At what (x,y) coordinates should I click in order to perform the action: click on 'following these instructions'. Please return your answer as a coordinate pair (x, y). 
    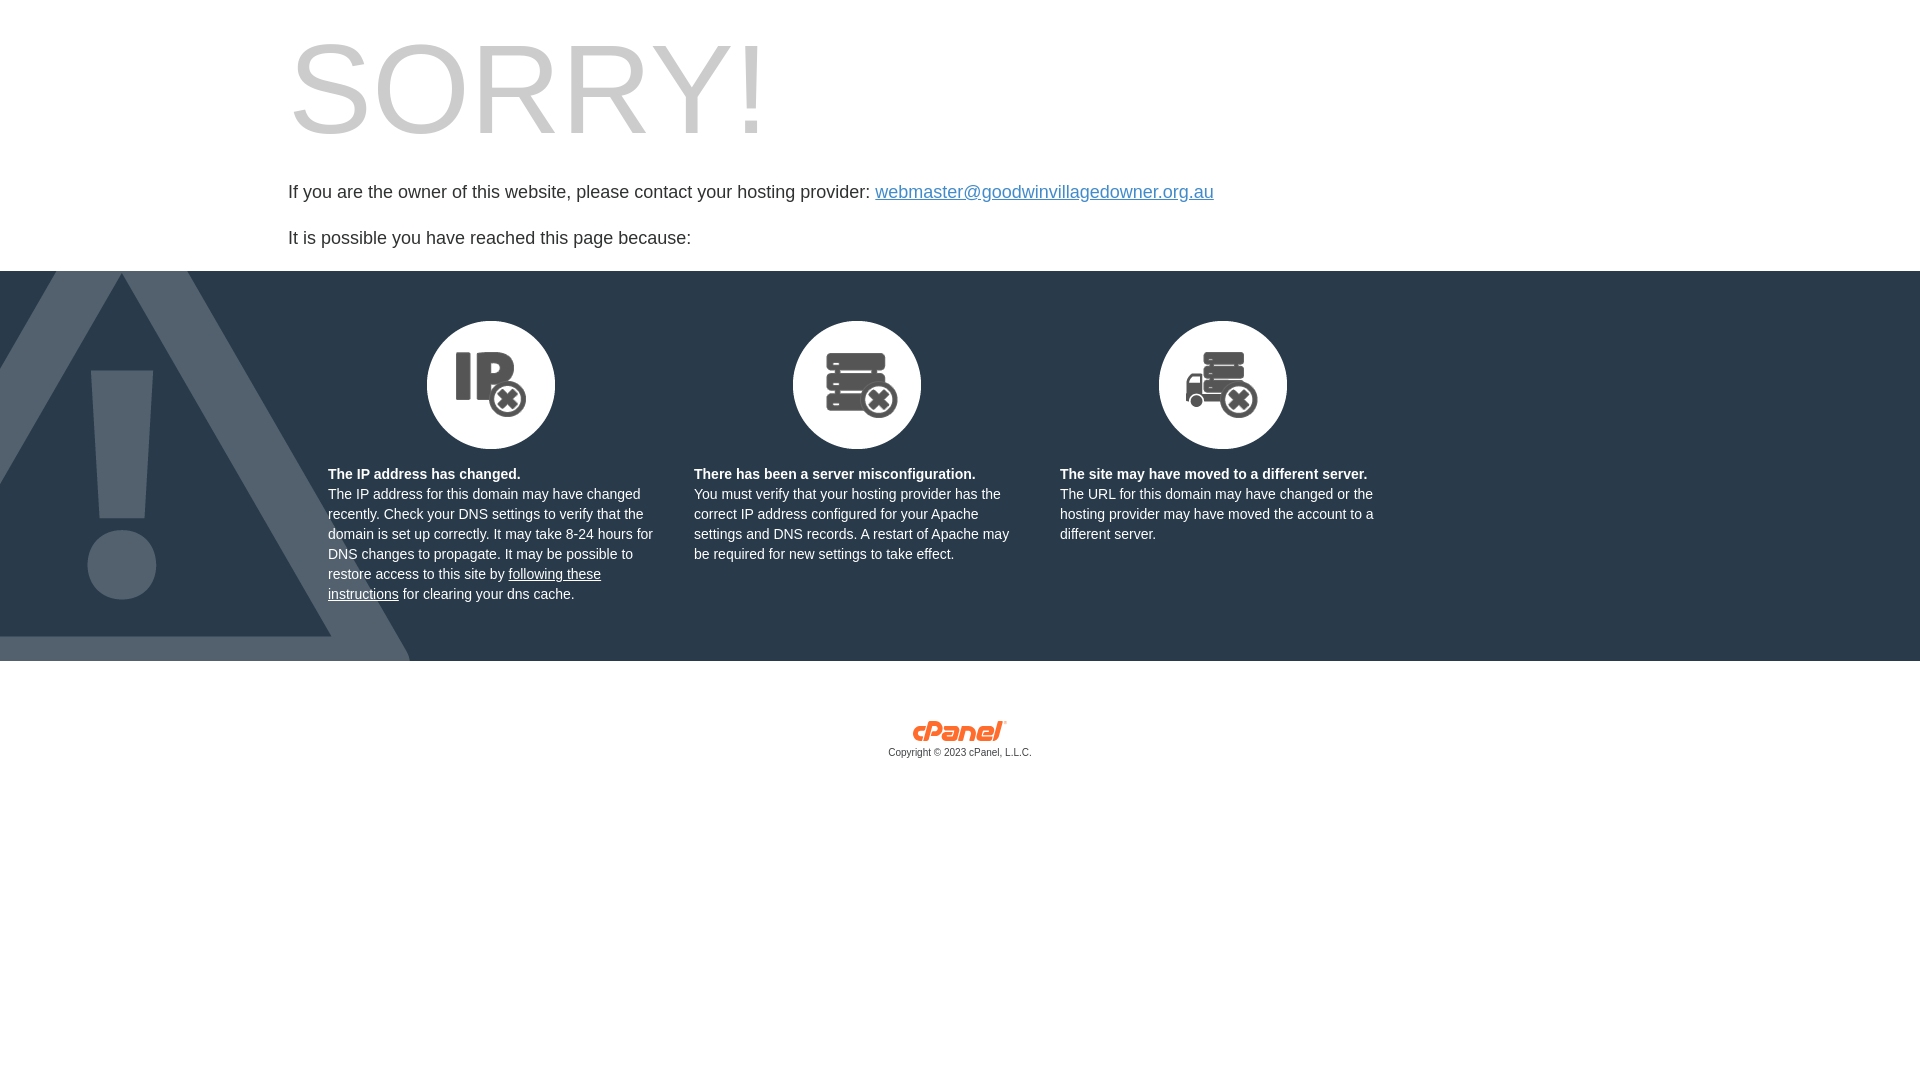
    Looking at the image, I should click on (463, 583).